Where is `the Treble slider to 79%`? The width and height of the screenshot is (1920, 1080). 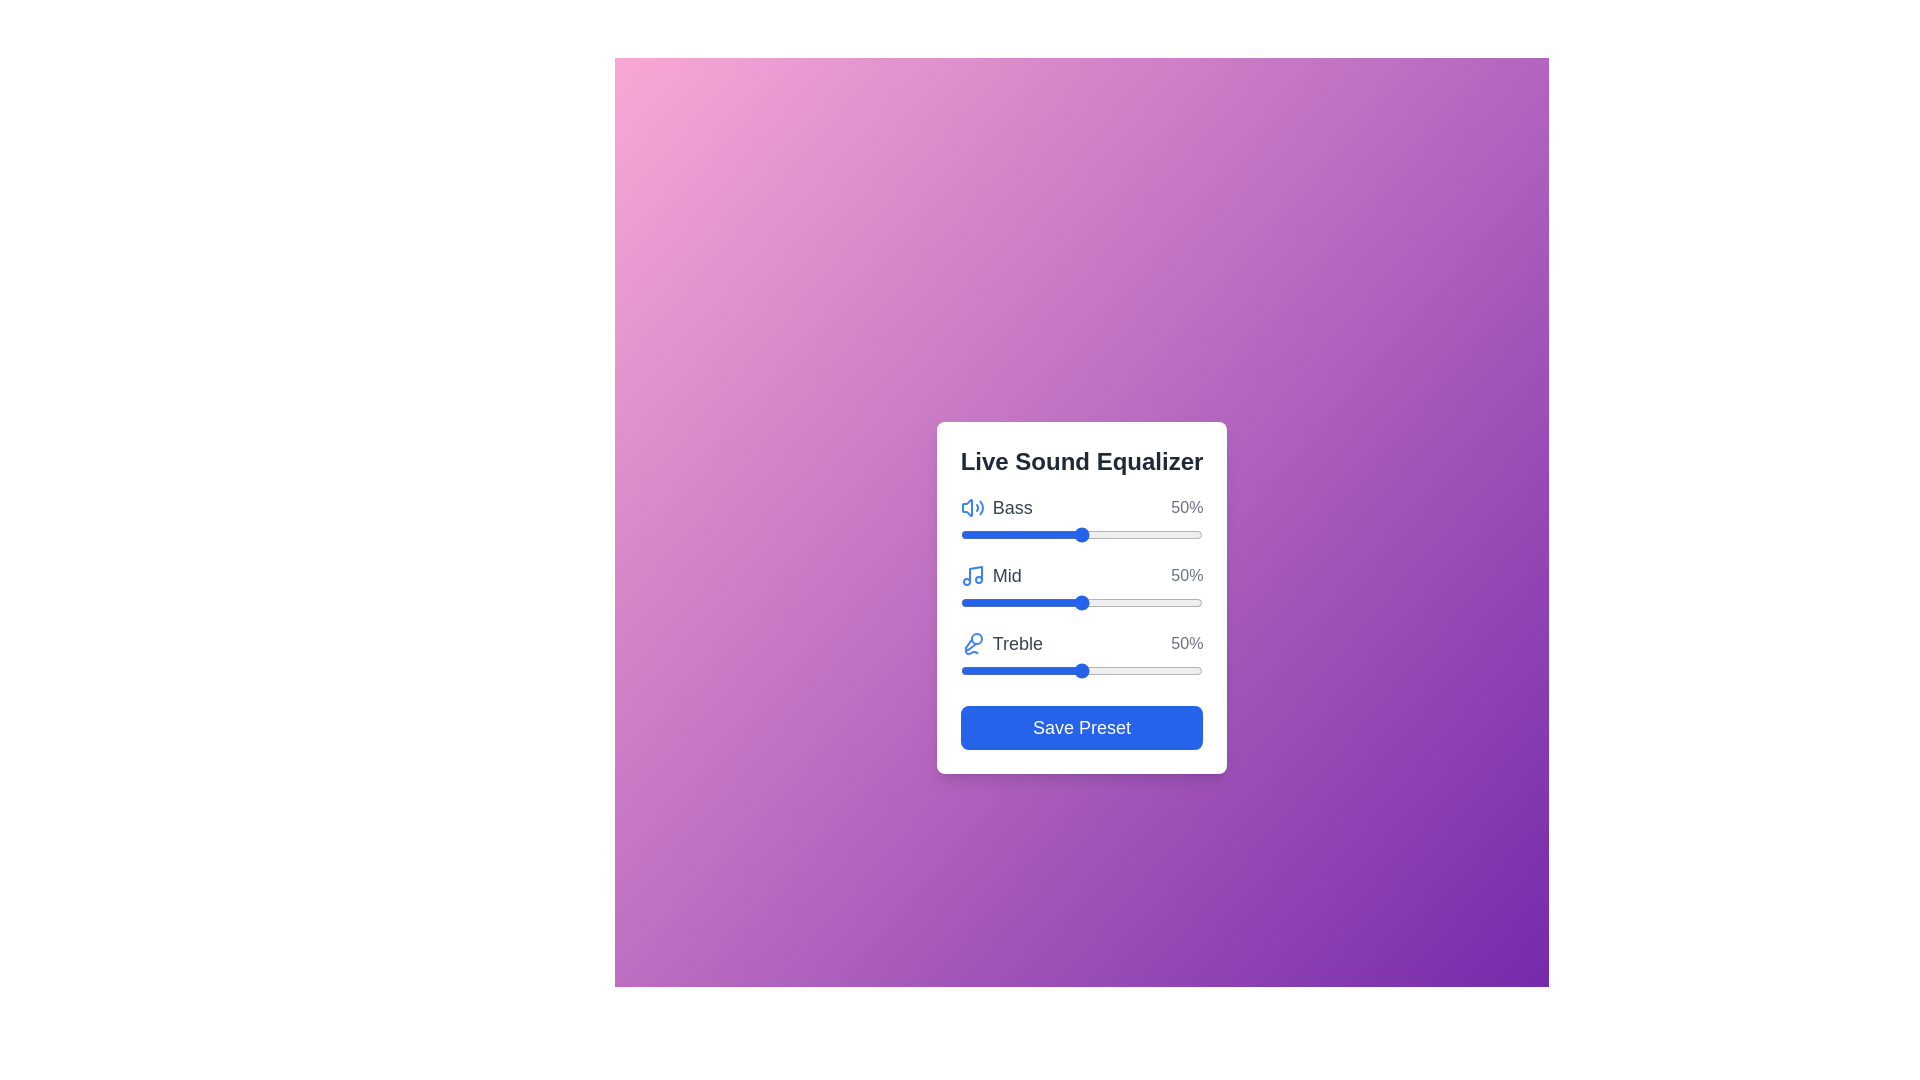
the Treble slider to 79% is located at coordinates (1152, 671).